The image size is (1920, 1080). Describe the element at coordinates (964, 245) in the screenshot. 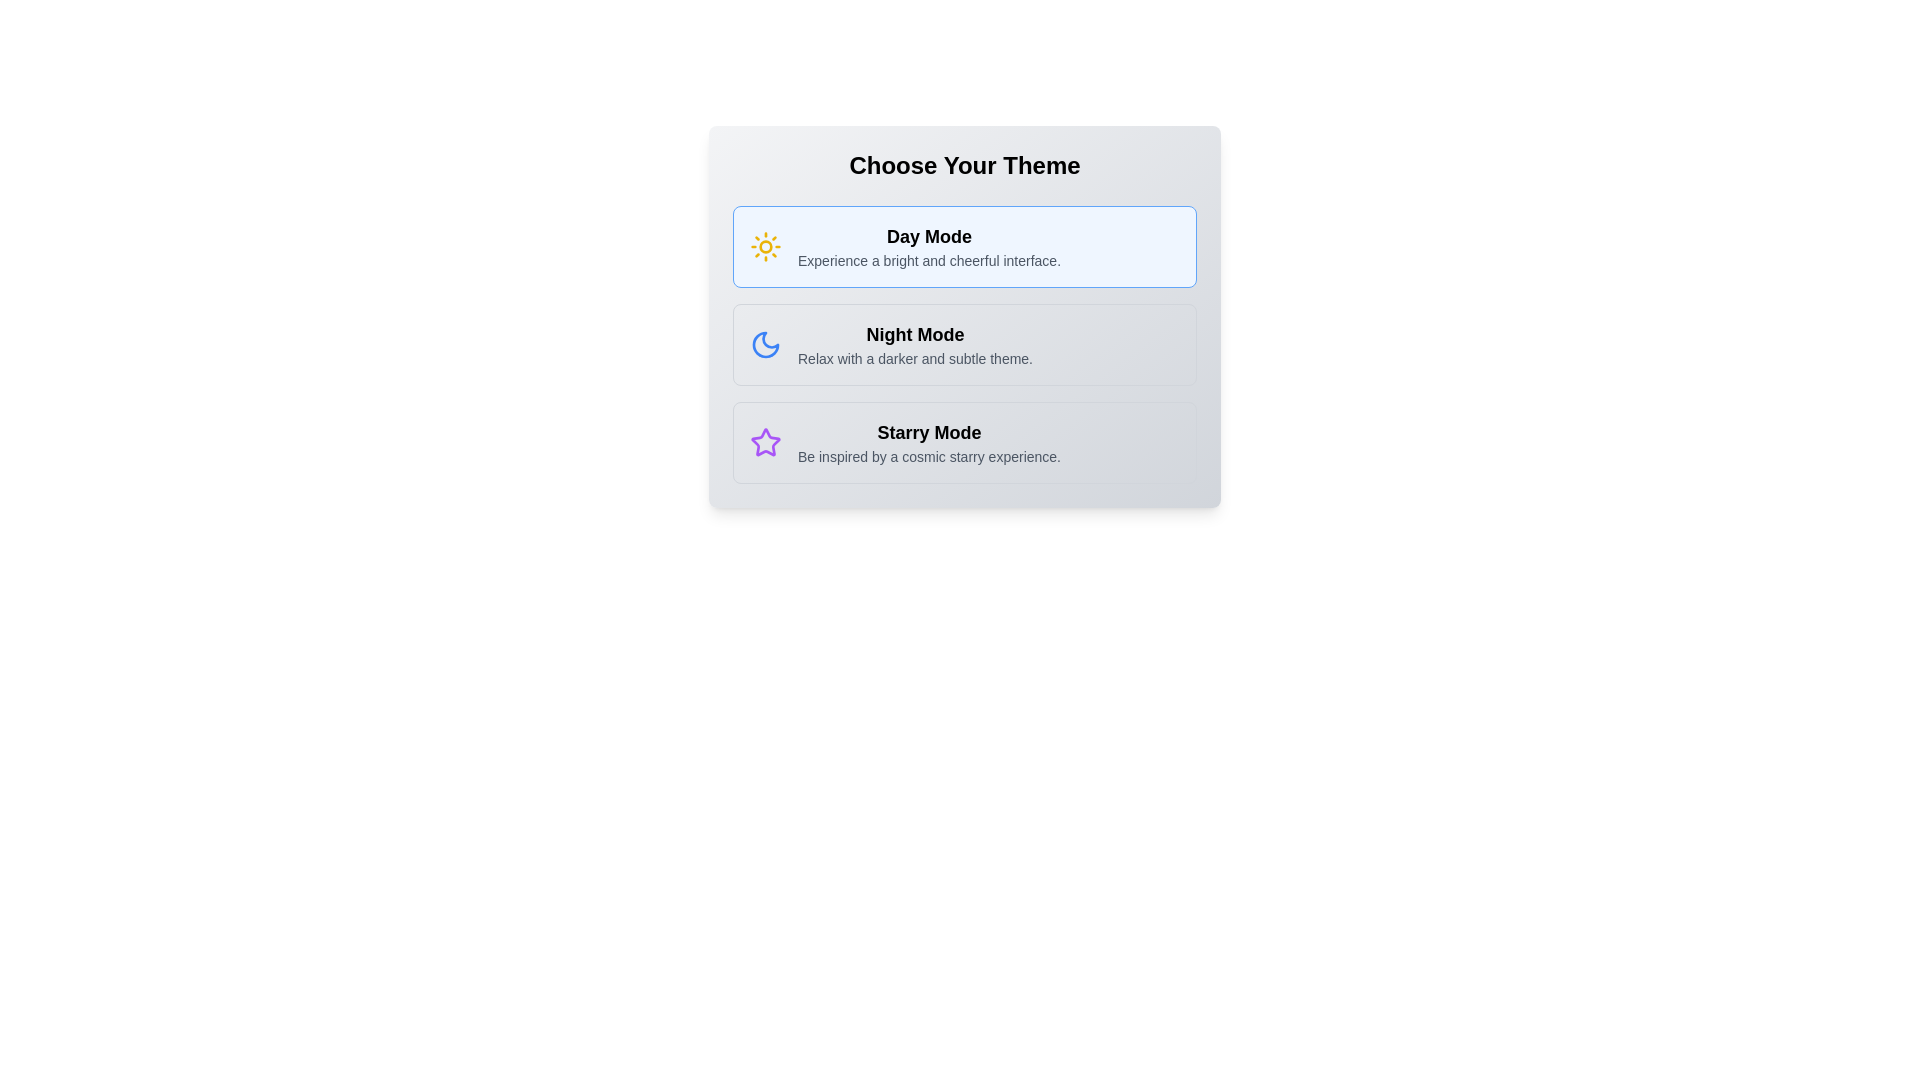

I see `the 'Day Mode' List Item or Option Panel, which features a sun icon, a bold header 'Day Mode', and a descriptive line about the bright interface` at that location.